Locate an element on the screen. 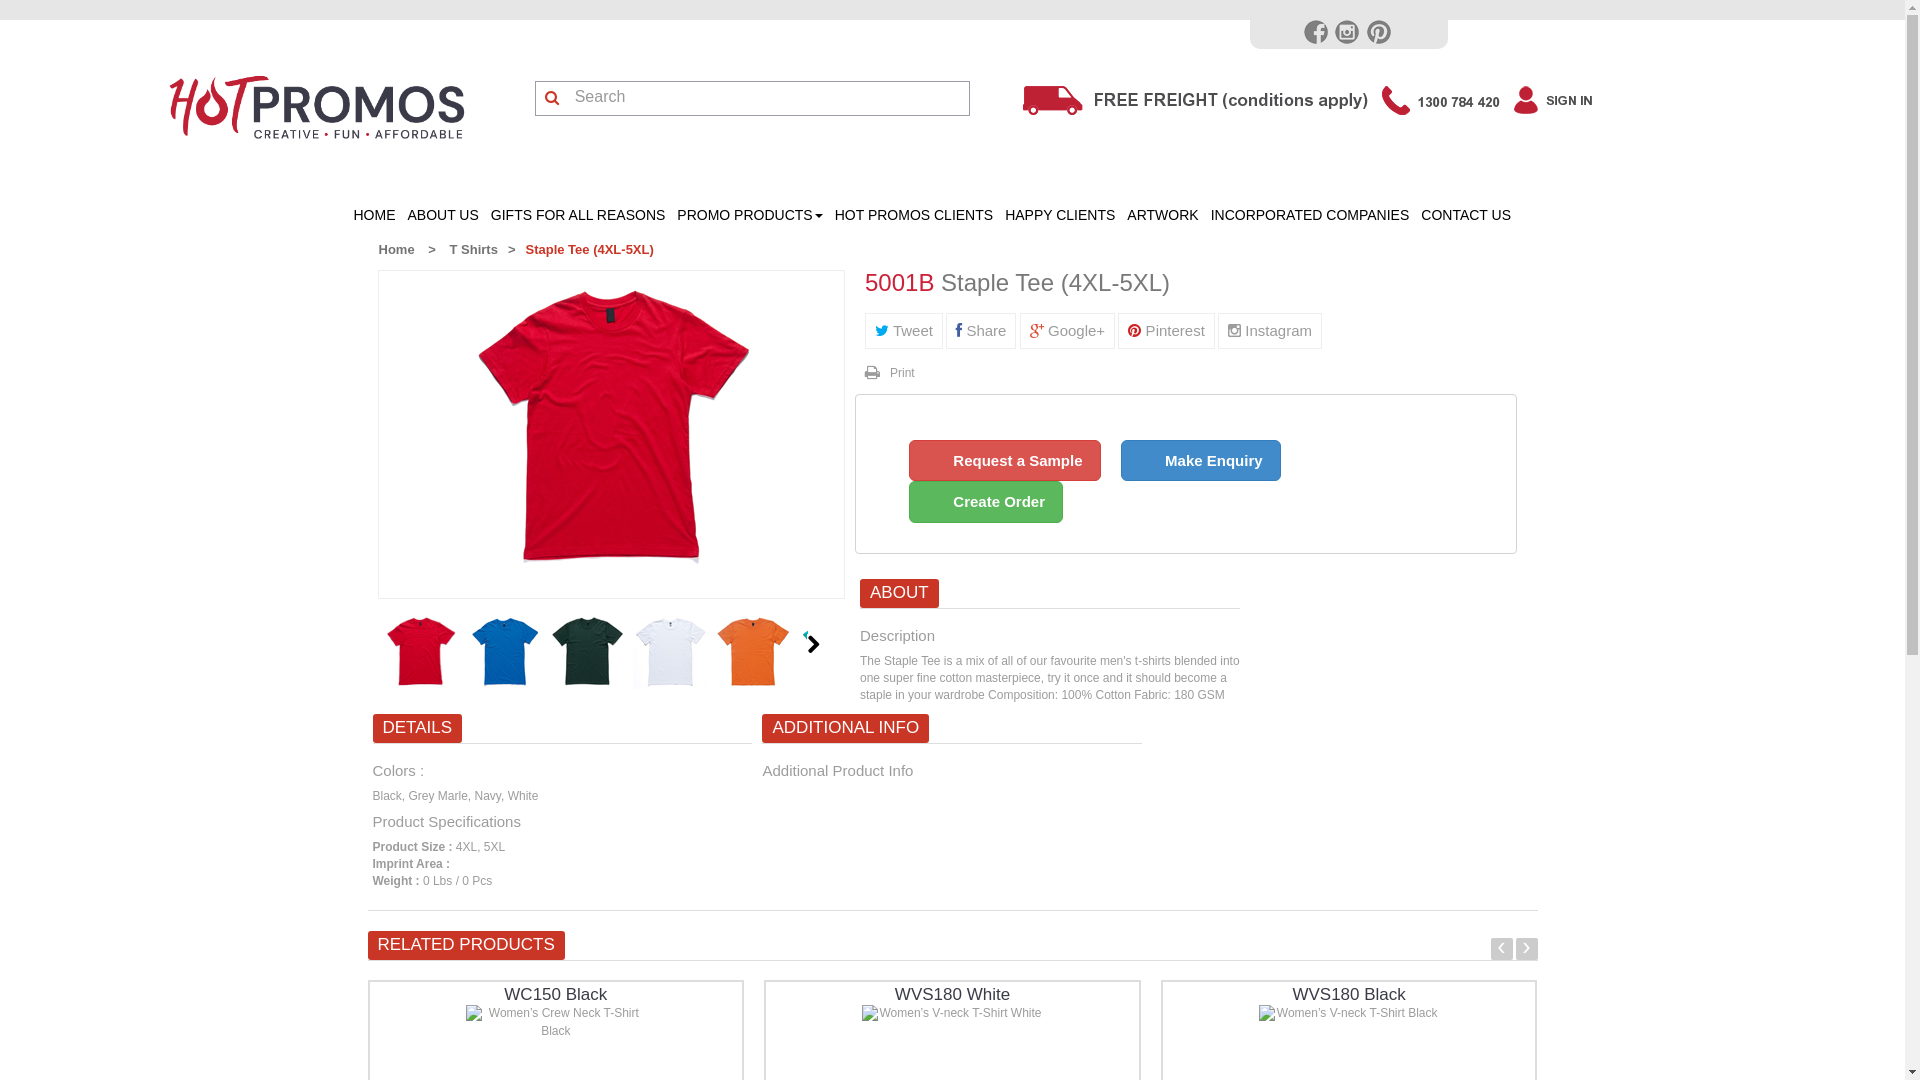 This screenshot has width=1920, height=1080. '  Make Enquiry' is located at coordinates (1121, 461).